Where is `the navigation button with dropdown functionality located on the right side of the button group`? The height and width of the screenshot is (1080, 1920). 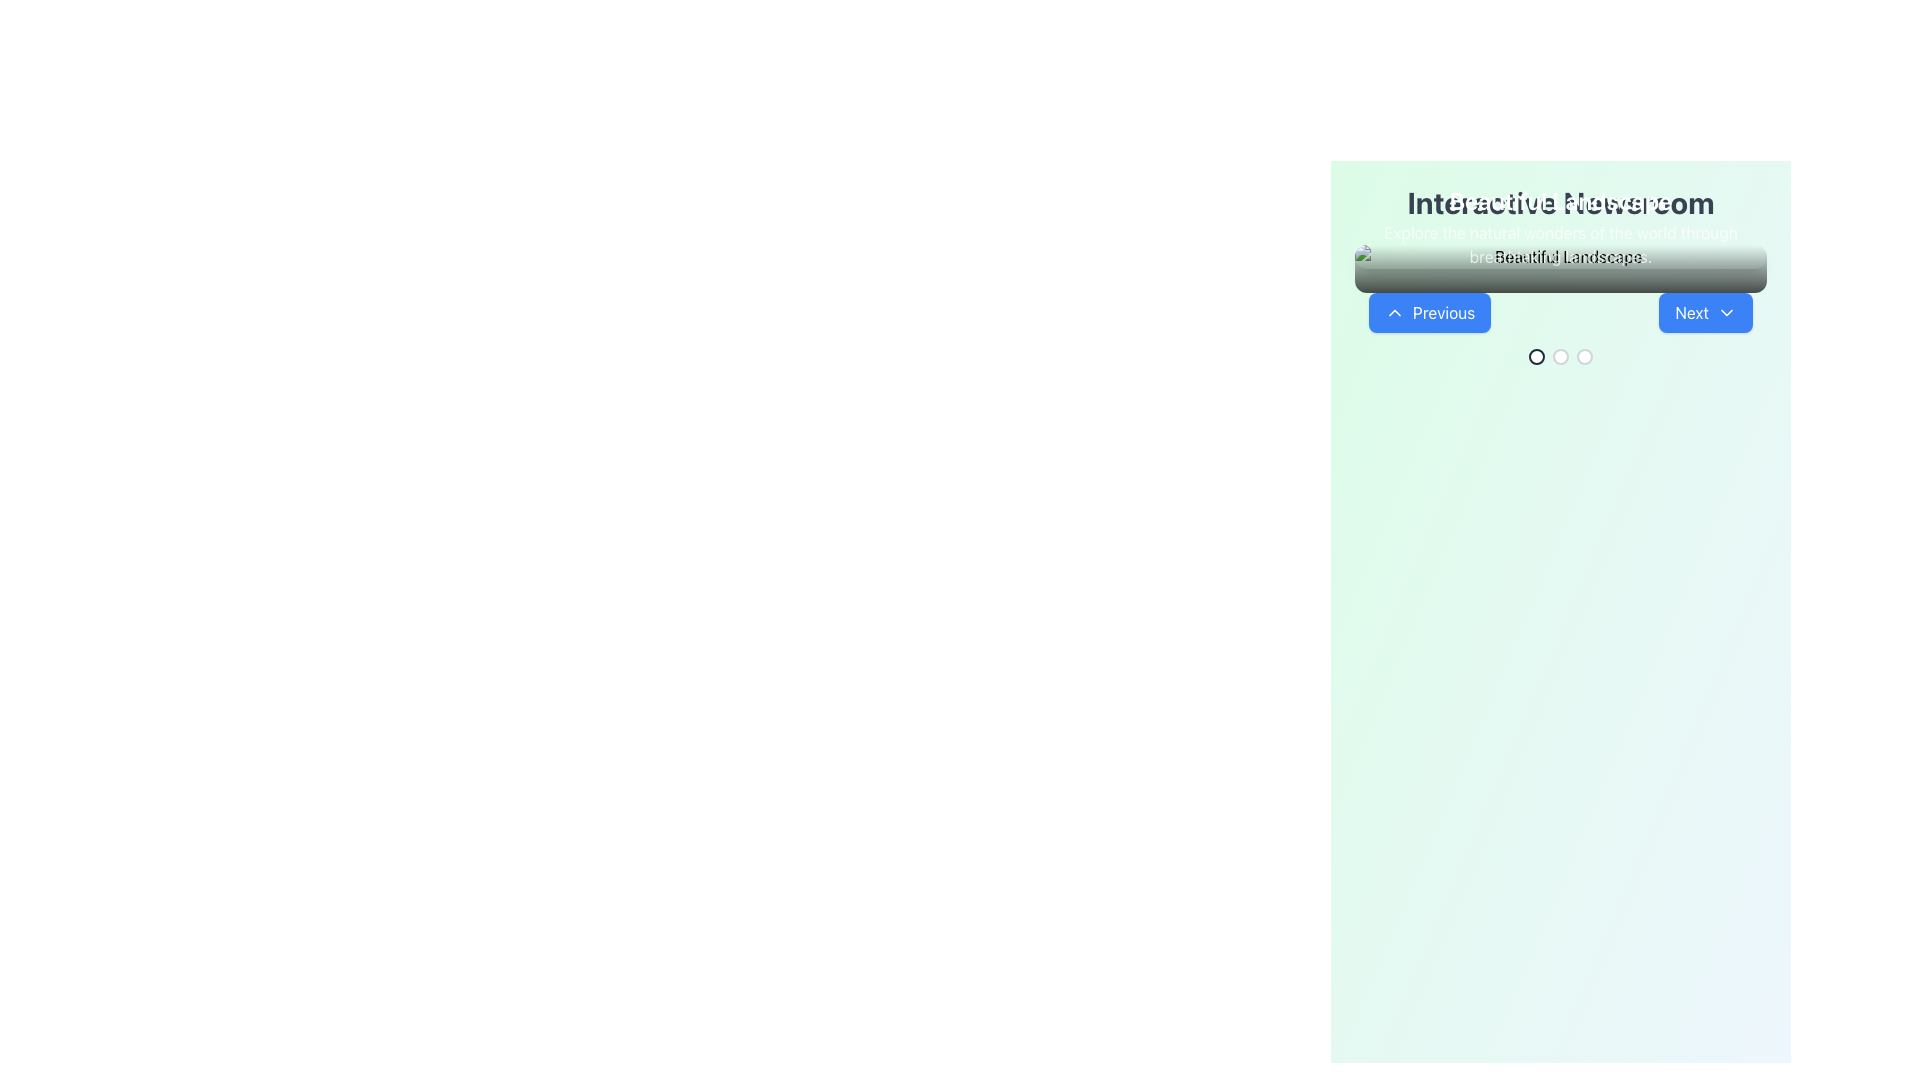 the navigation button with dropdown functionality located on the right side of the button group is located at coordinates (1705, 312).